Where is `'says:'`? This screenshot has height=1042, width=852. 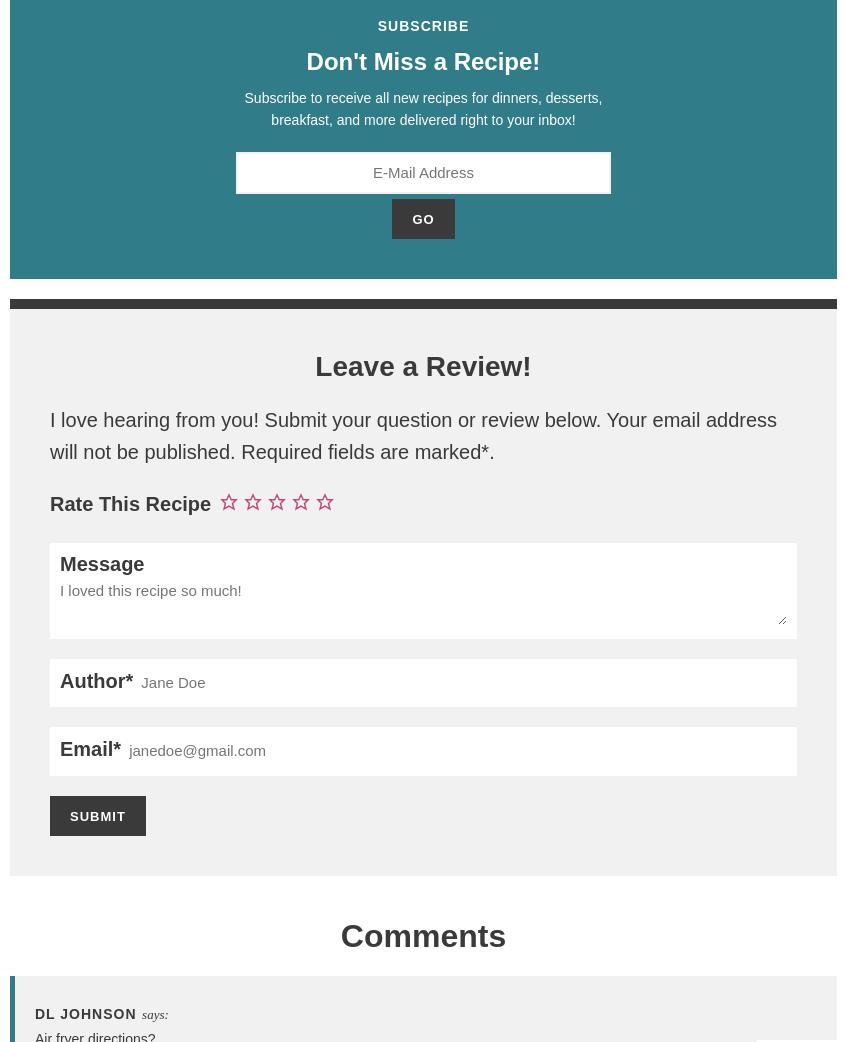 'says:' is located at coordinates (153, 1013).